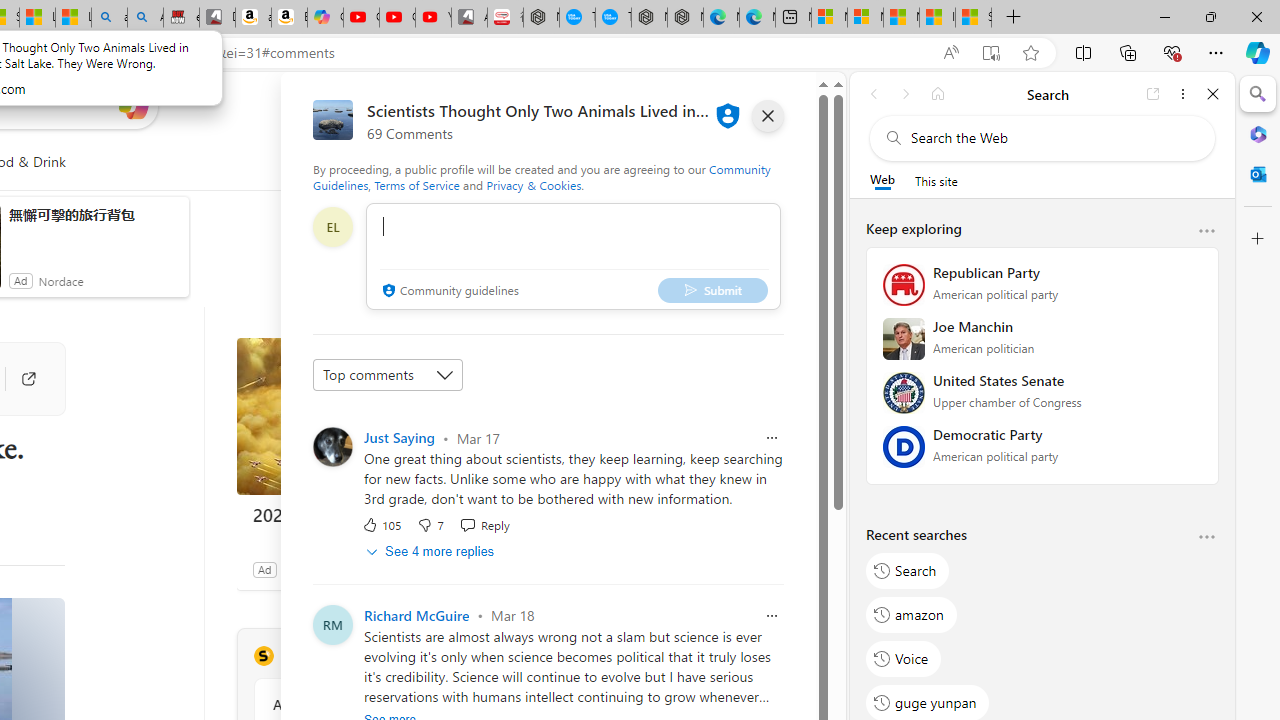 The width and height of the screenshot is (1280, 720). What do you see at coordinates (399, 436) in the screenshot?
I see `'Just Saying'` at bounding box center [399, 436].